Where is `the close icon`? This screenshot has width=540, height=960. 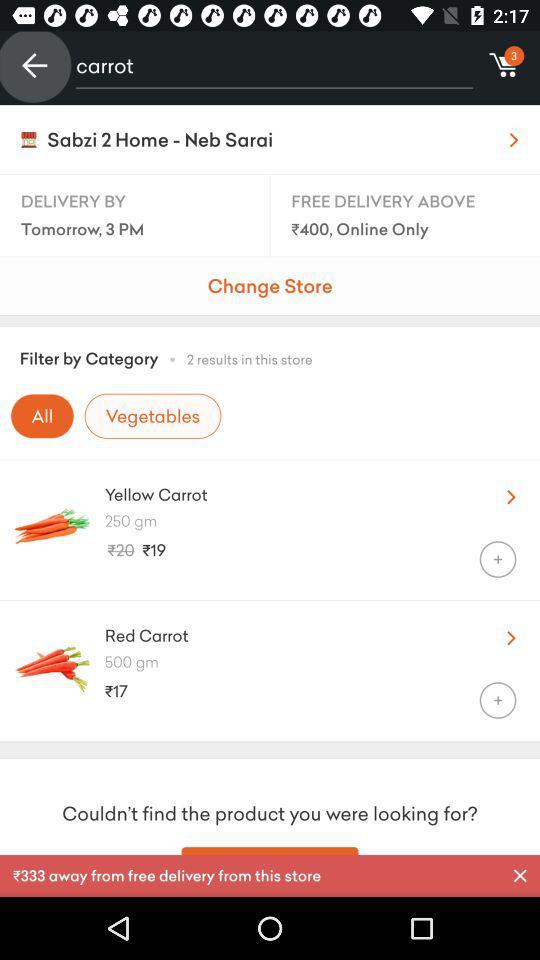 the close icon is located at coordinates (520, 875).